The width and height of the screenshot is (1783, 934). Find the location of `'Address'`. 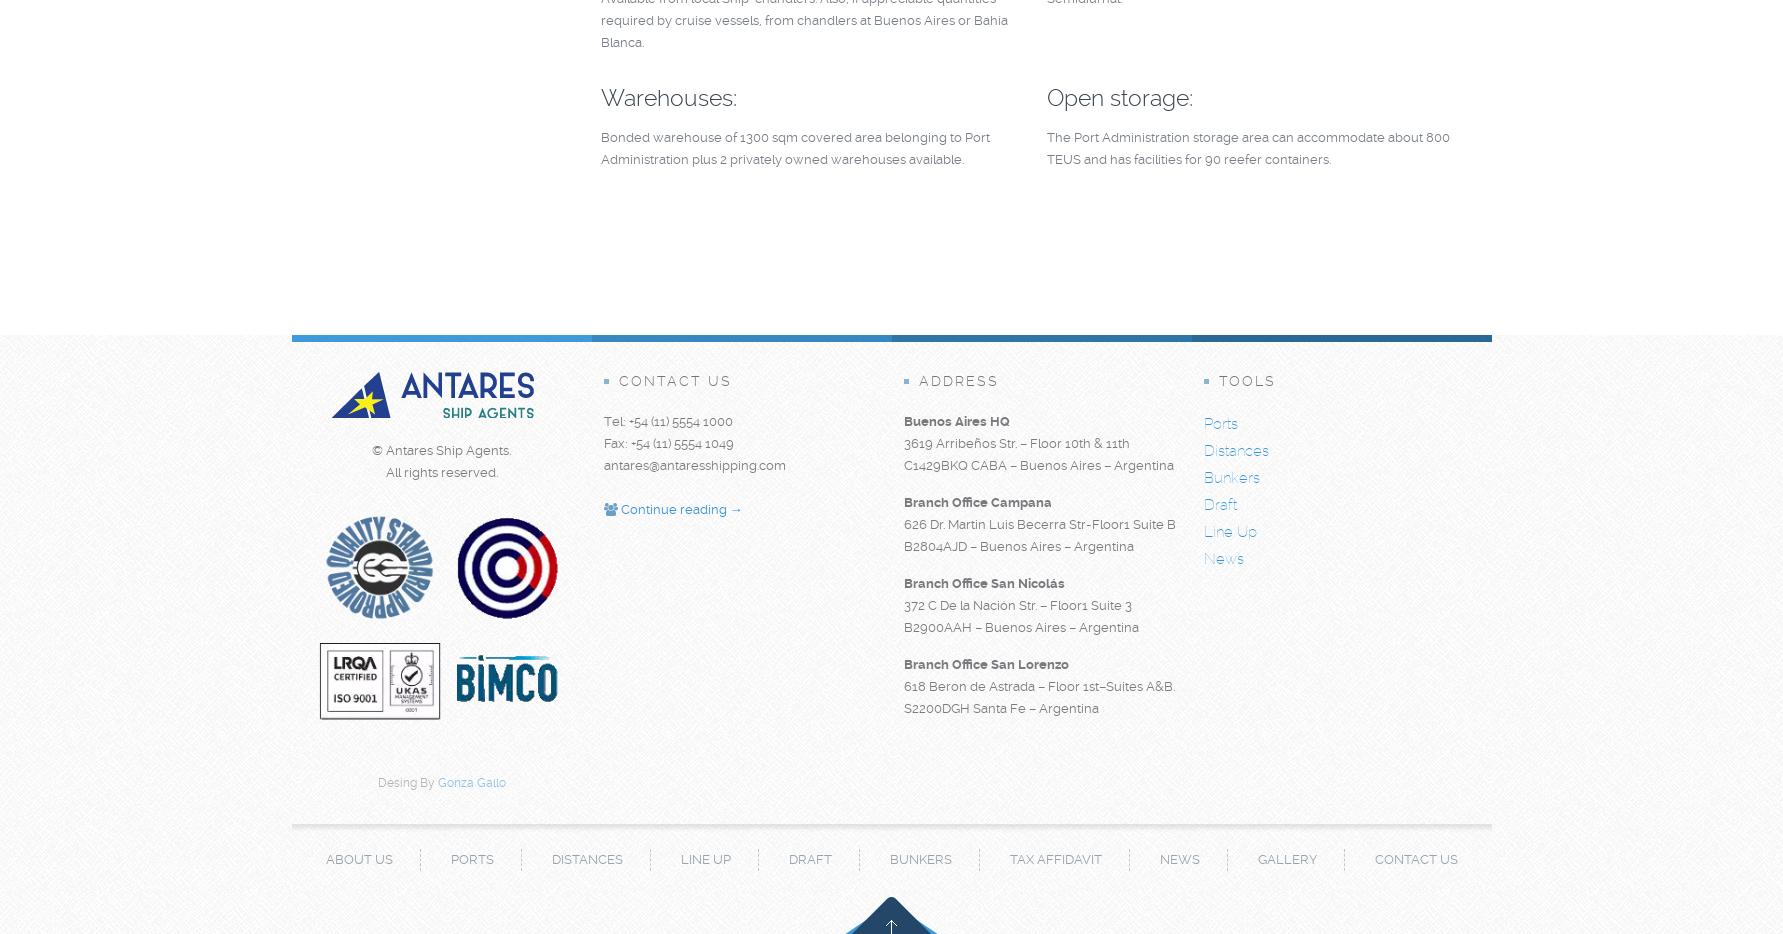

'Address' is located at coordinates (957, 379).